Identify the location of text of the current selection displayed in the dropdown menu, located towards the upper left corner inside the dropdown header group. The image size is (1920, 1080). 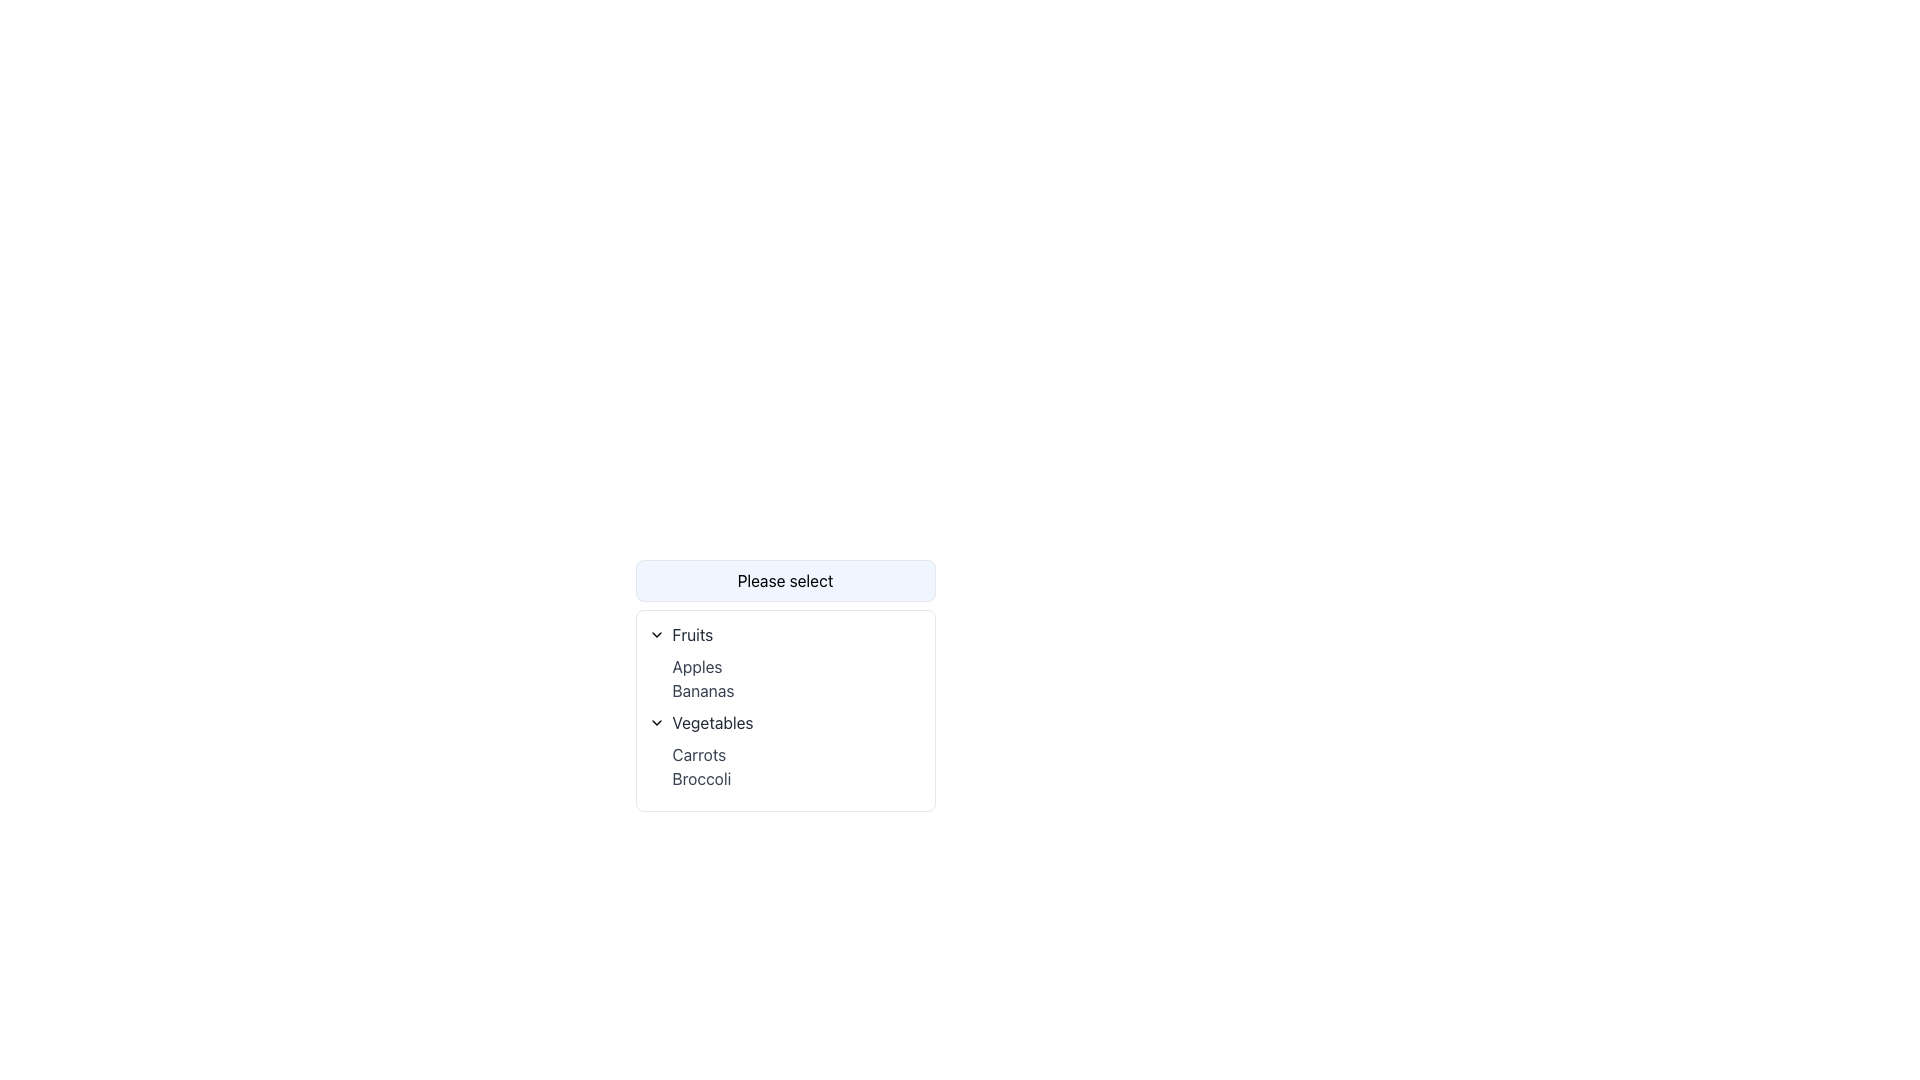
(692, 635).